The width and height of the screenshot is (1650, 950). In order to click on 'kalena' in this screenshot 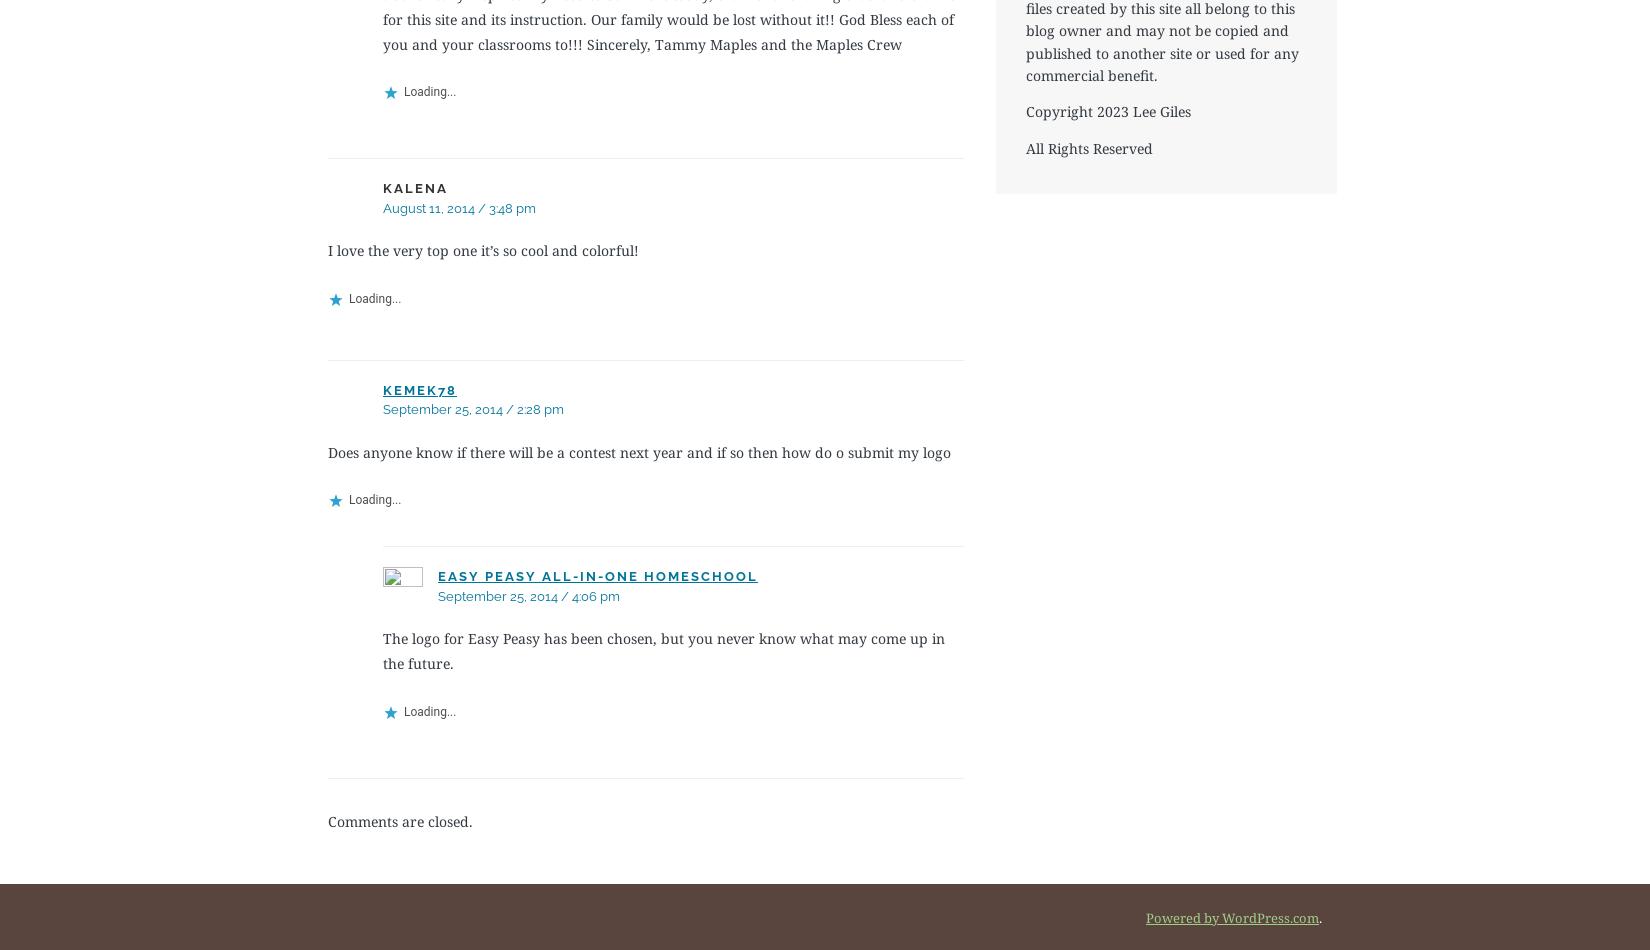, I will do `click(414, 188)`.